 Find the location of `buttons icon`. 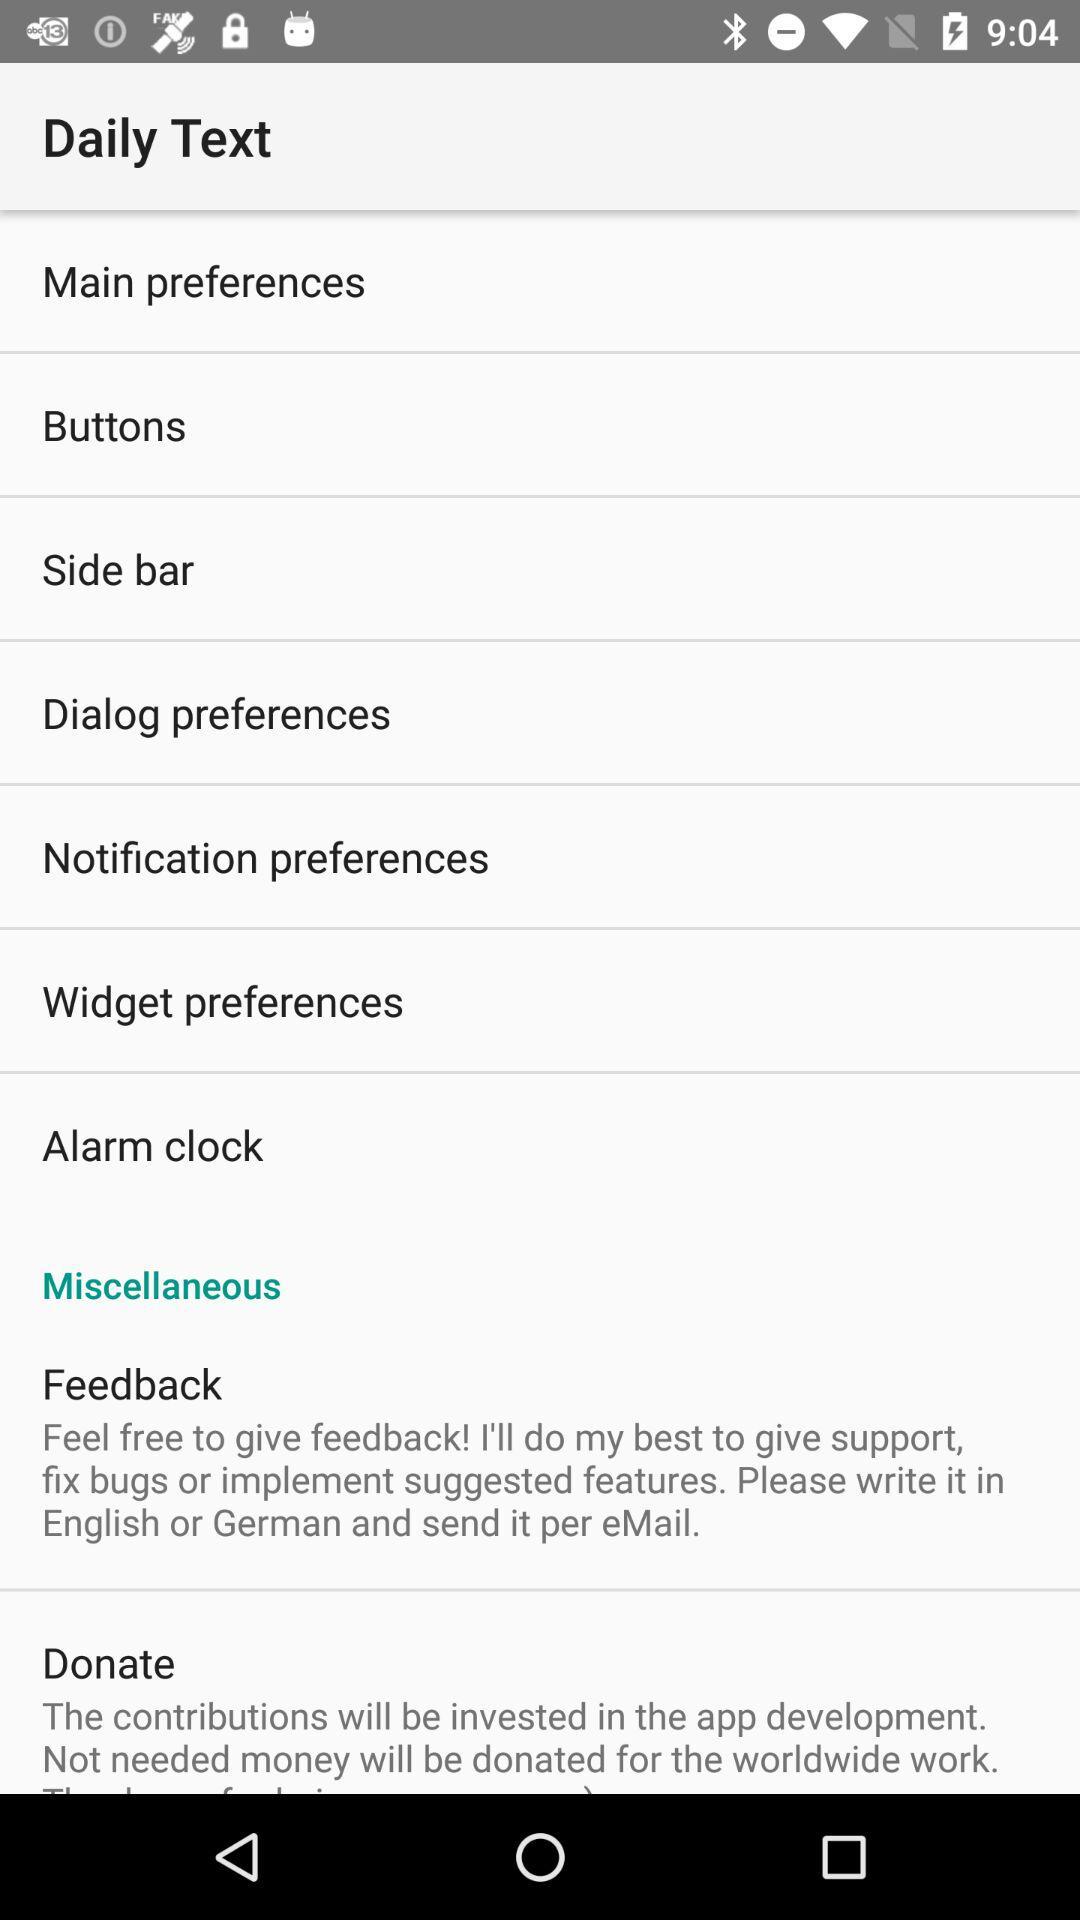

buttons icon is located at coordinates (114, 423).